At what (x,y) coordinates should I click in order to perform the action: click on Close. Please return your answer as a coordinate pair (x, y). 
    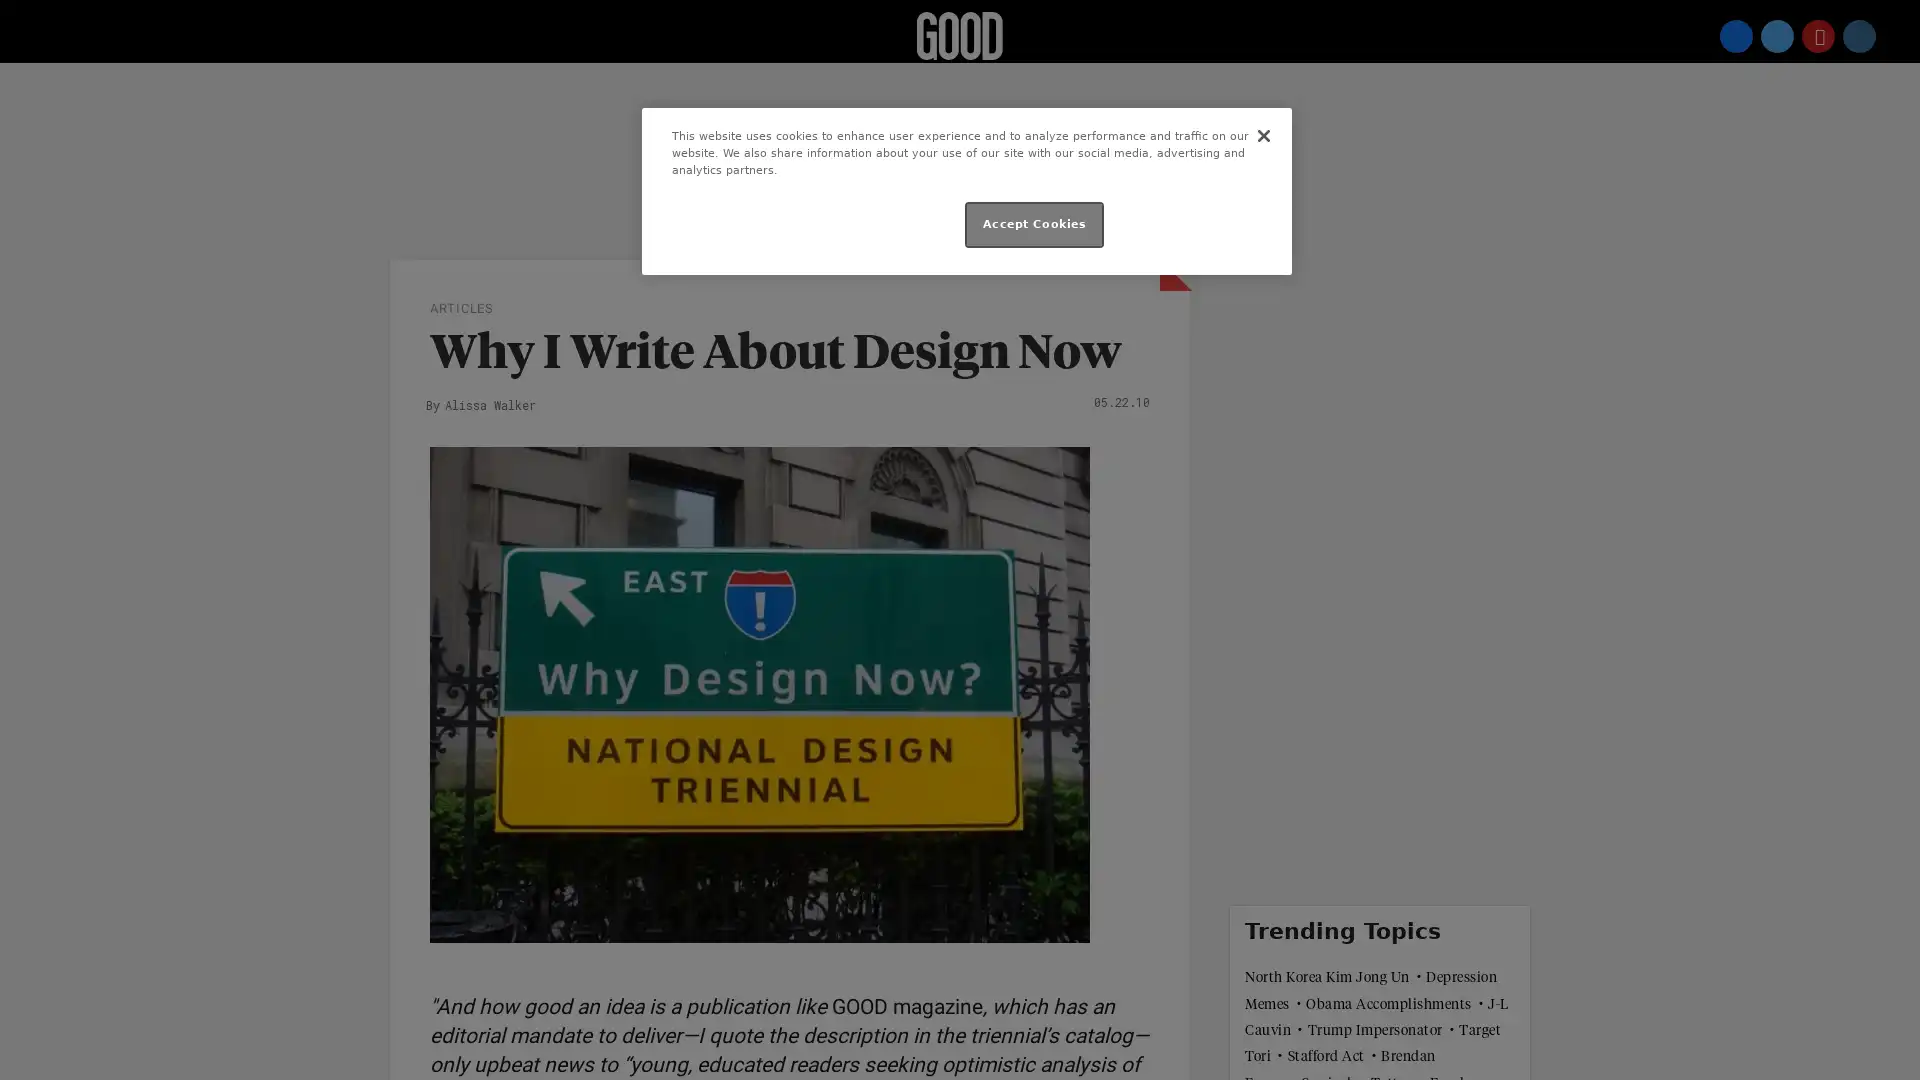
    Looking at the image, I should click on (1262, 135).